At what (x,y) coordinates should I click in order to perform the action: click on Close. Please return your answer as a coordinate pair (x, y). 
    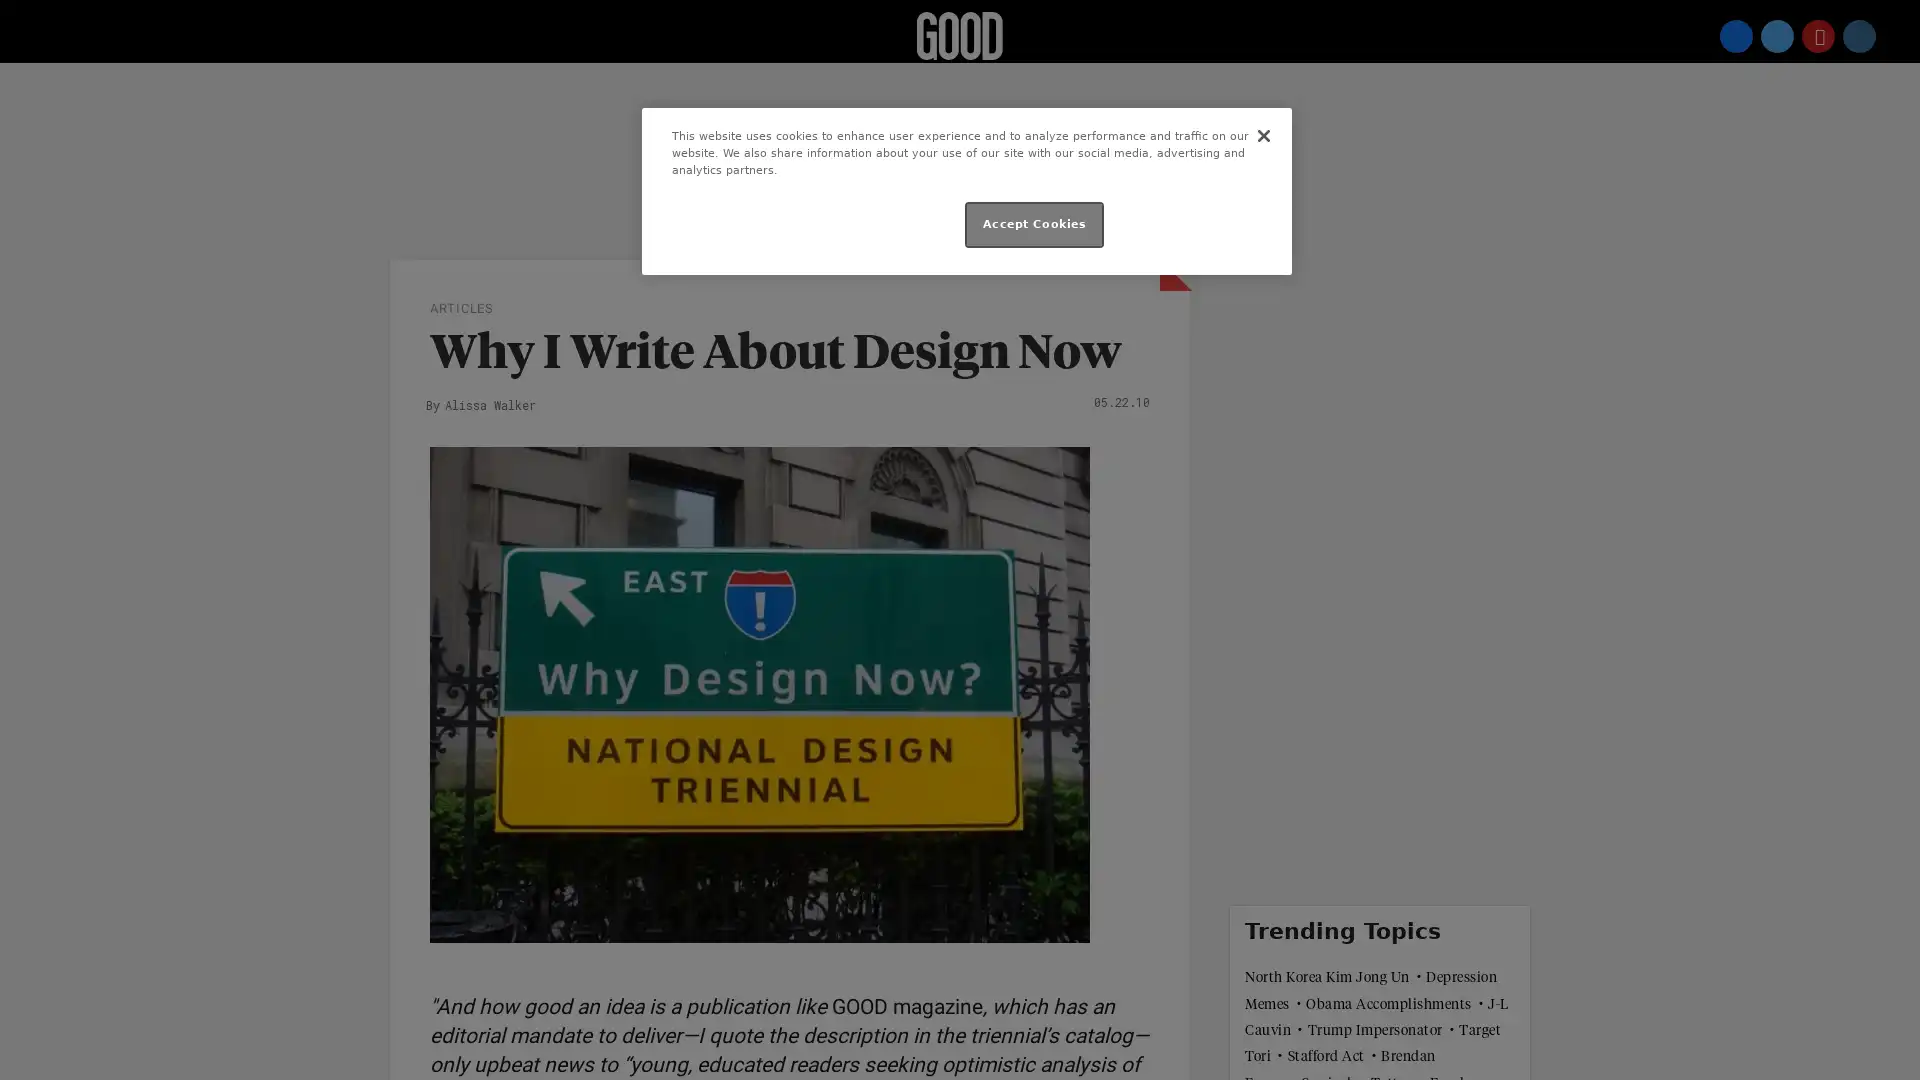
    Looking at the image, I should click on (1262, 135).